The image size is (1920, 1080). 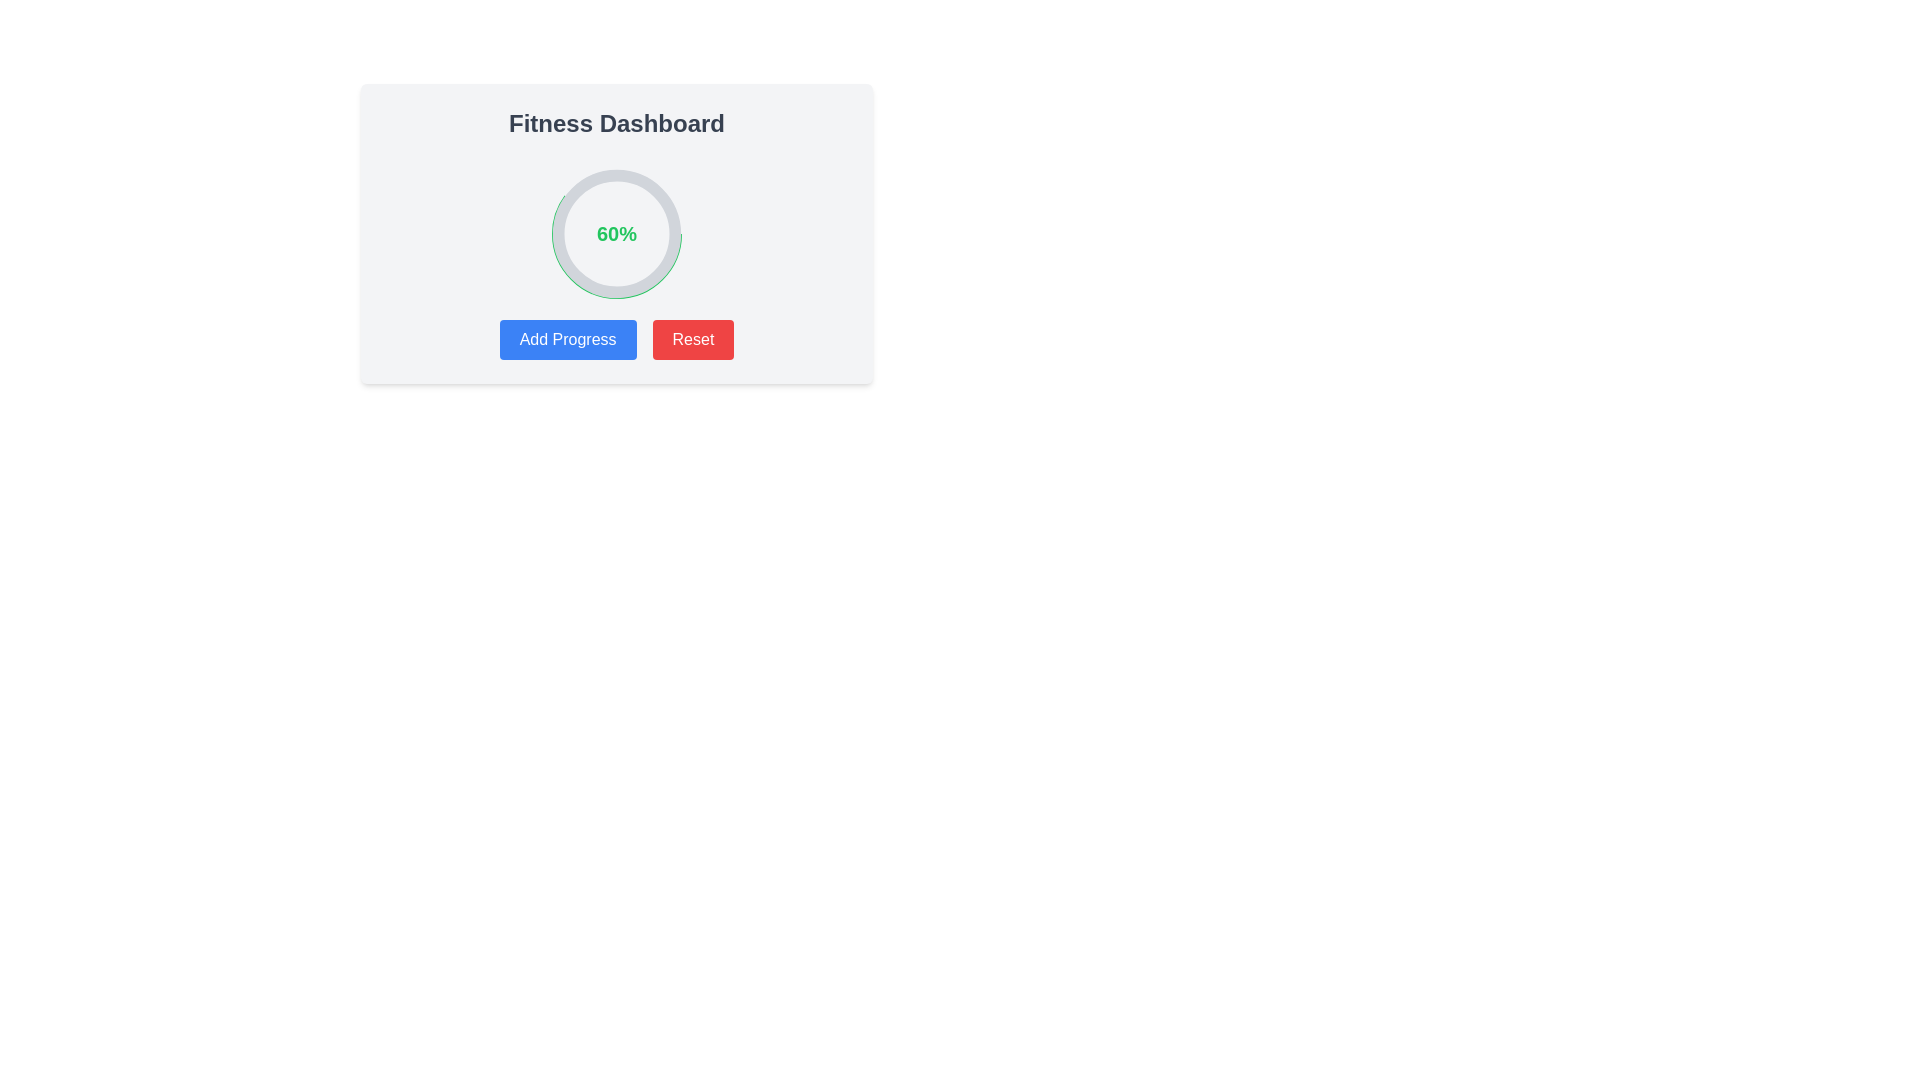 I want to click on the Circular Progress Indicator that displays the user's fitness progress percentage, located below the title 'Fitness Dashboard', so click(x=616, y=233).